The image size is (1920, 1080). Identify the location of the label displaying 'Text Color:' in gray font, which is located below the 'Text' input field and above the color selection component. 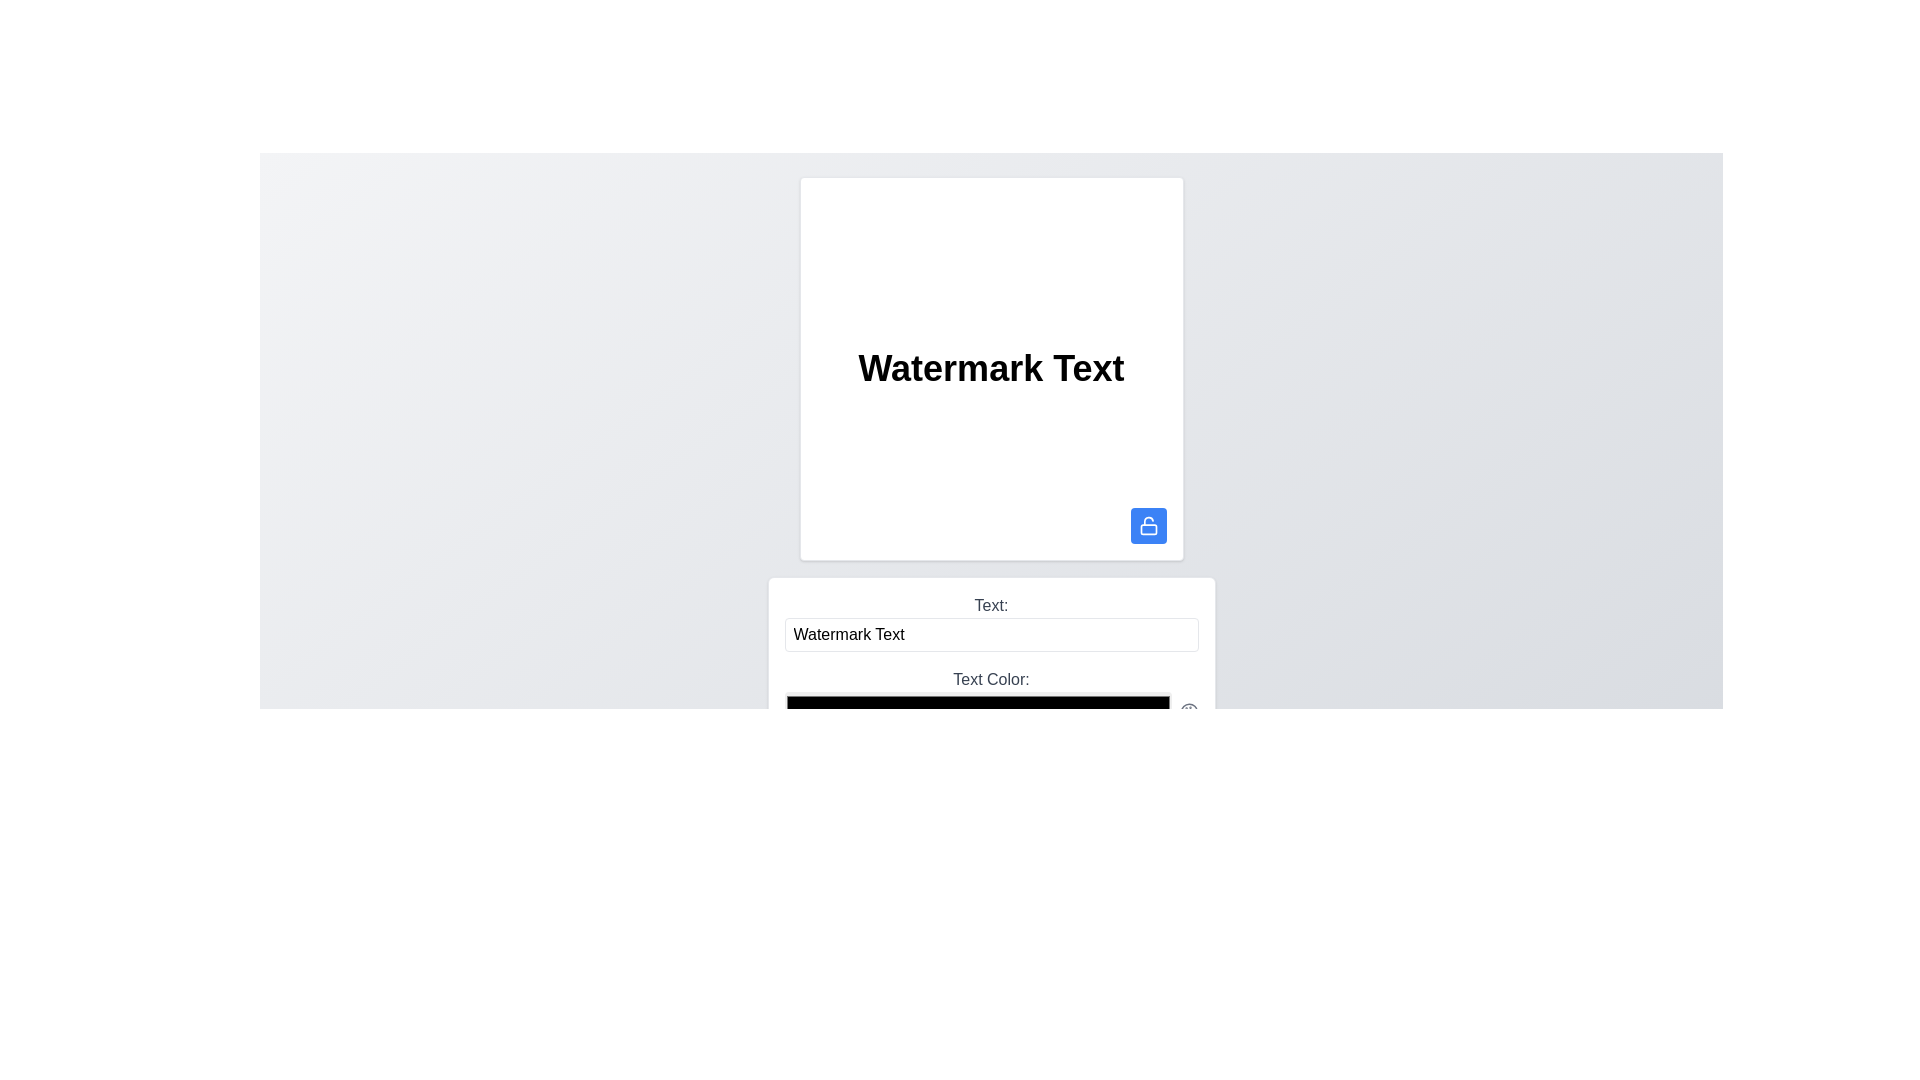
(991, 678).